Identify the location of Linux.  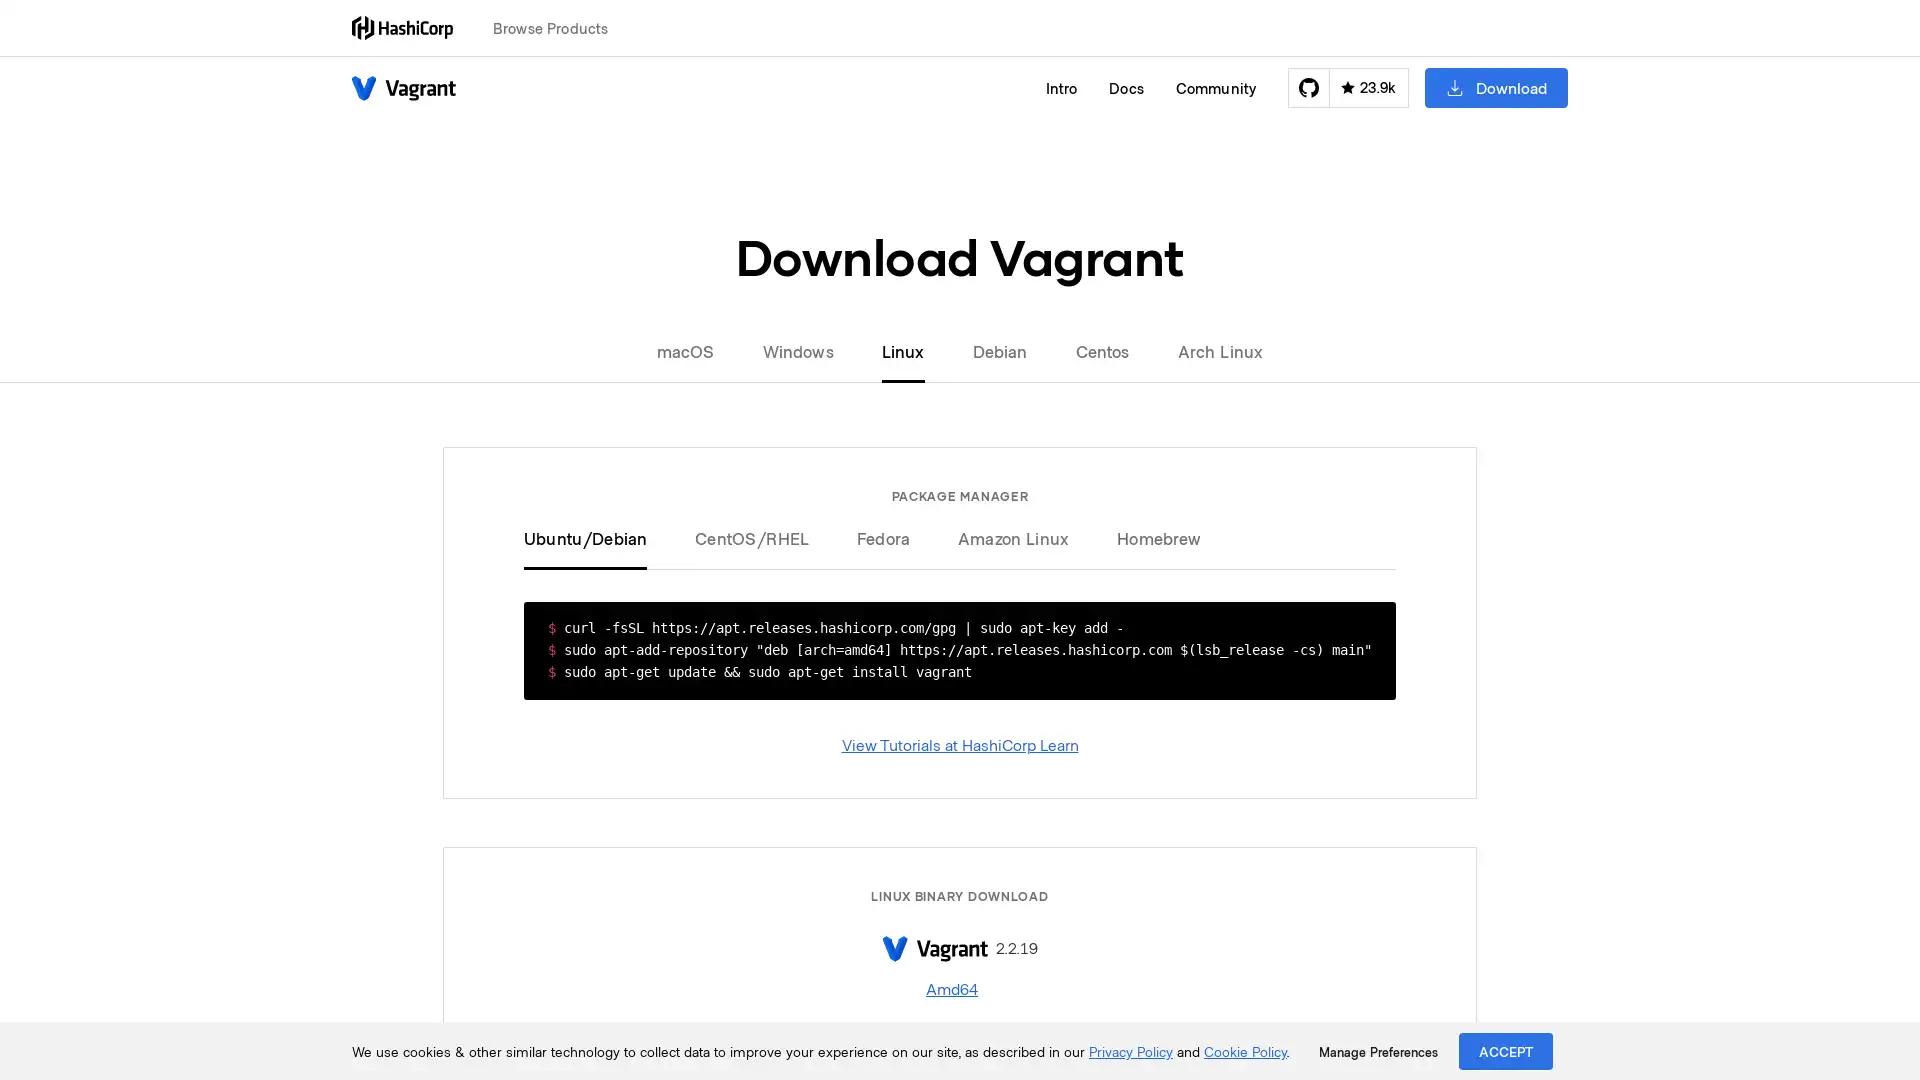
(901, 350).